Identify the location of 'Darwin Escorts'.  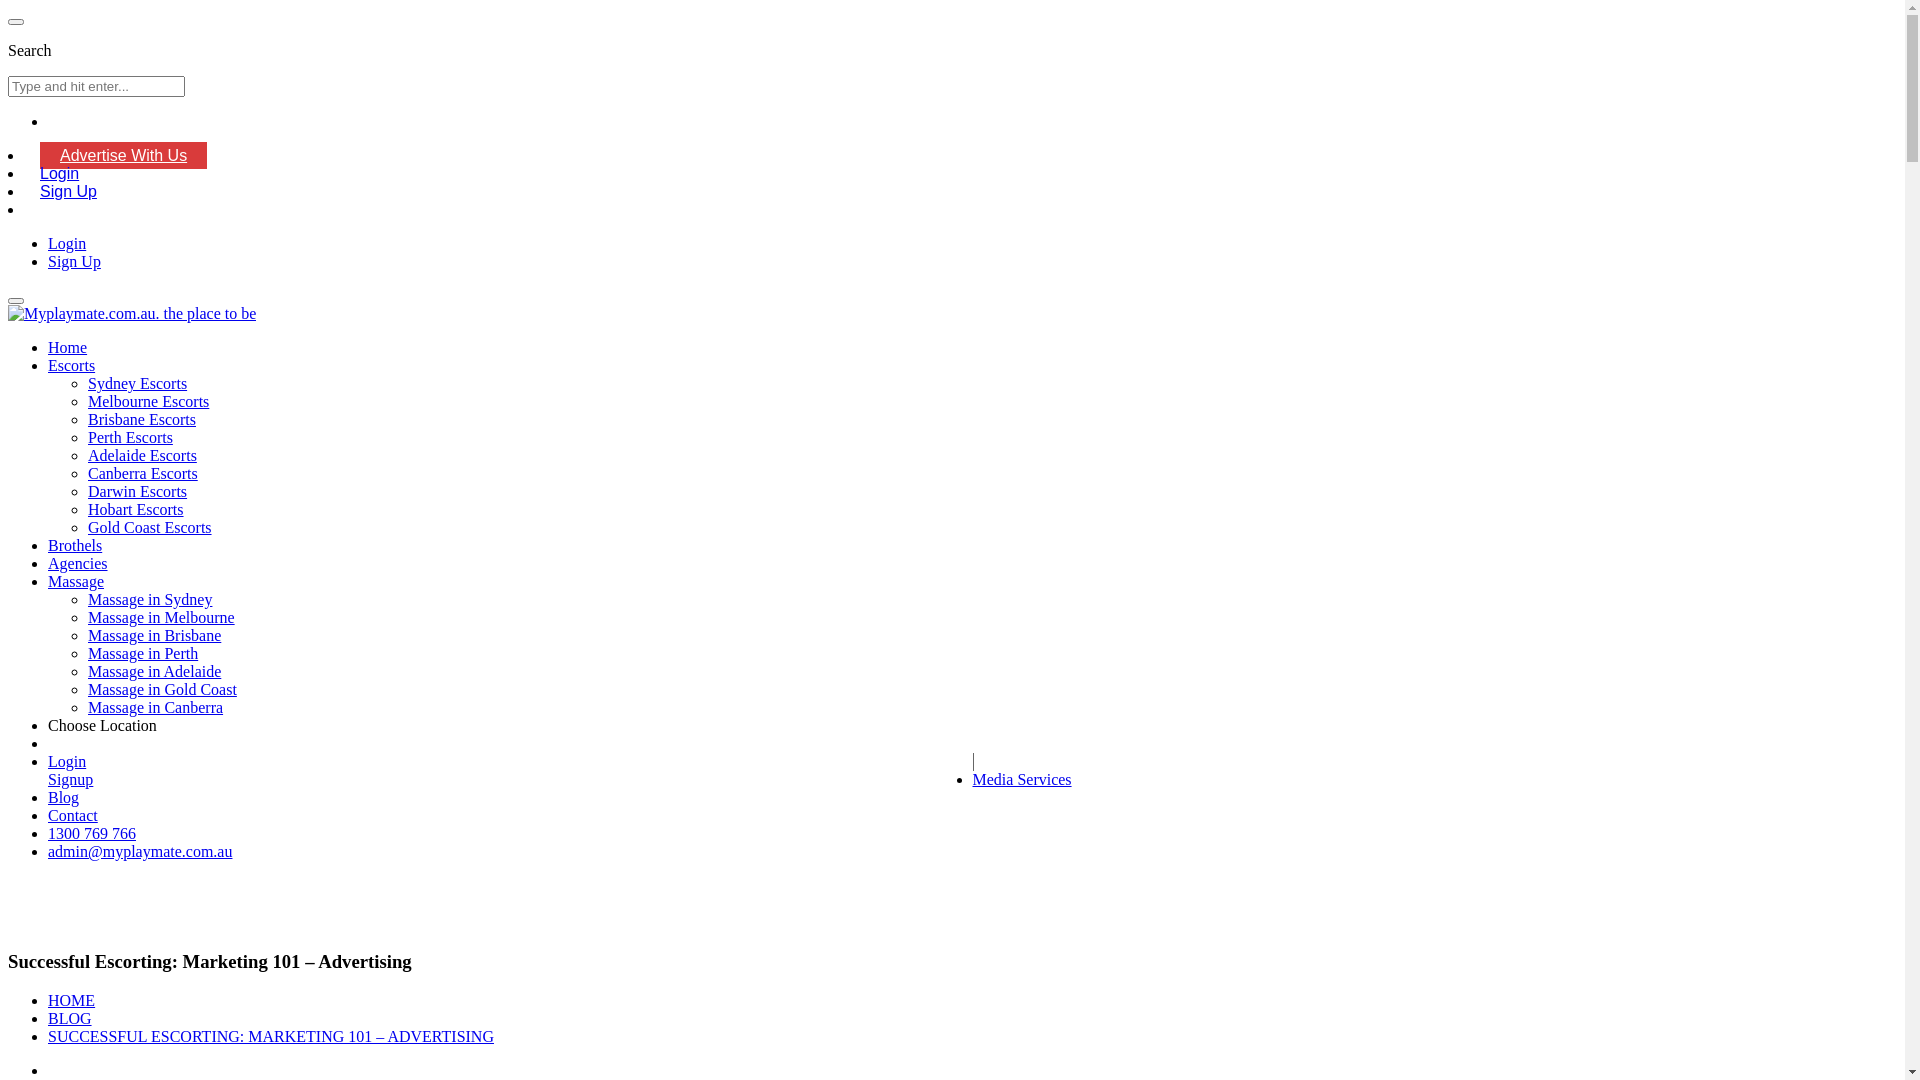
(86, 491).